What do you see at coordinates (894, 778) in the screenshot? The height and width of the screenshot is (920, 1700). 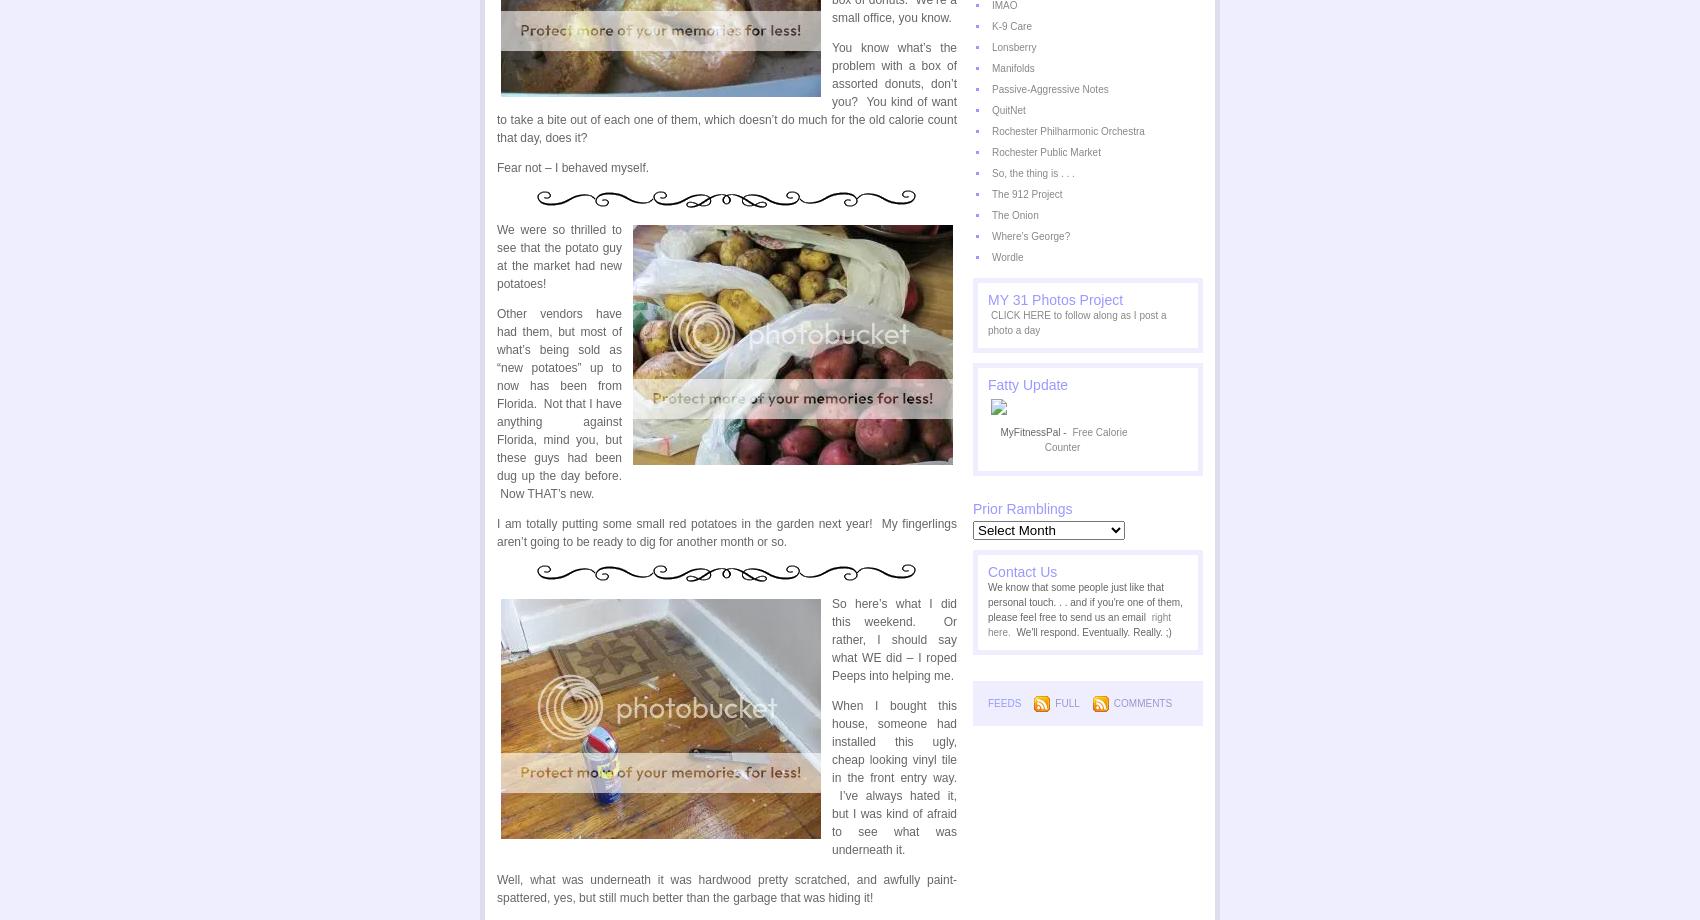 I see `'When I bought this house, someone had installed this ugly, cheap looking vinyl tile in the front entry way.  I’ve always hated it, but I was kind of afraid to see what was underneath it.'` at bounding box center [894, 778].